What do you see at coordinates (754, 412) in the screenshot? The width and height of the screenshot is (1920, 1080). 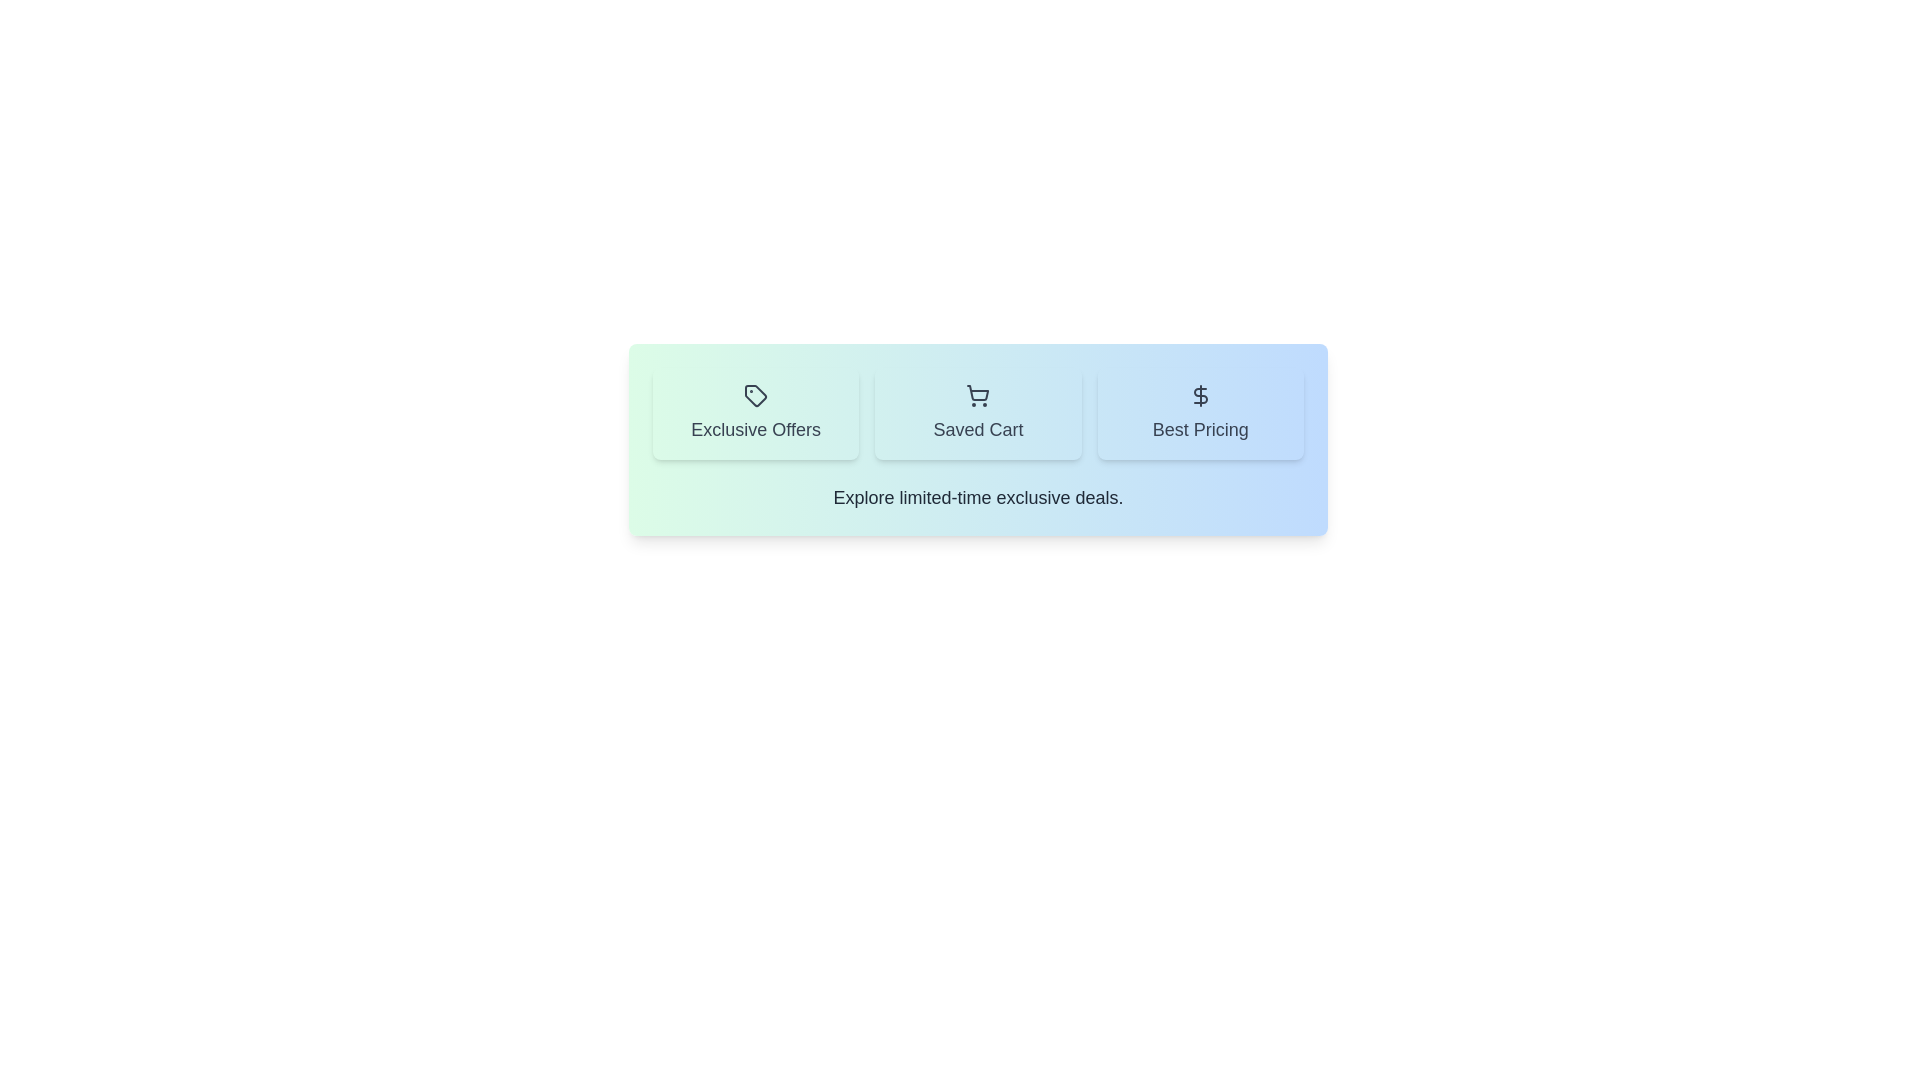 I see `the Exclusive Offers tab by clicking on its button` at bounding box center [754, 412].